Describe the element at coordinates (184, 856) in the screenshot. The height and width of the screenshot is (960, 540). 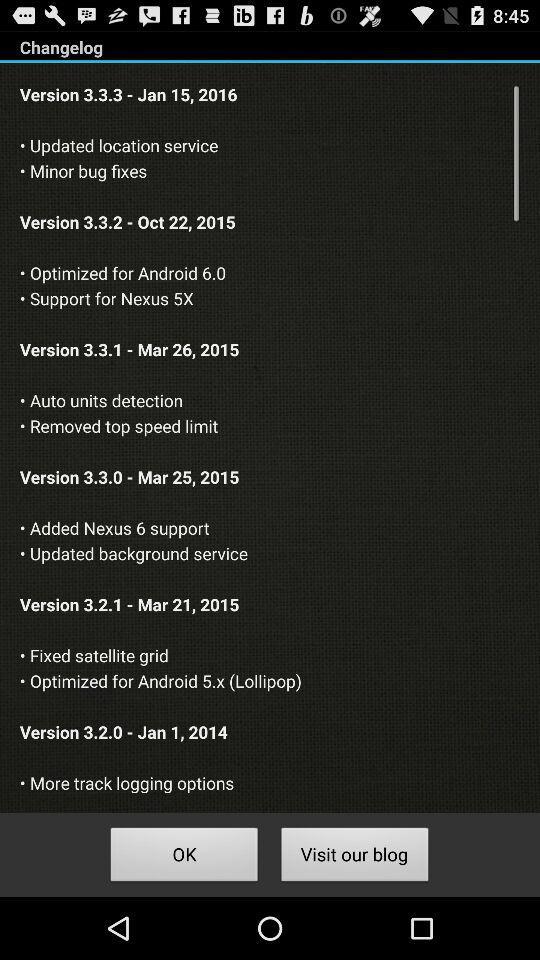
I see `the item to the left of visit our blog item` at that location.